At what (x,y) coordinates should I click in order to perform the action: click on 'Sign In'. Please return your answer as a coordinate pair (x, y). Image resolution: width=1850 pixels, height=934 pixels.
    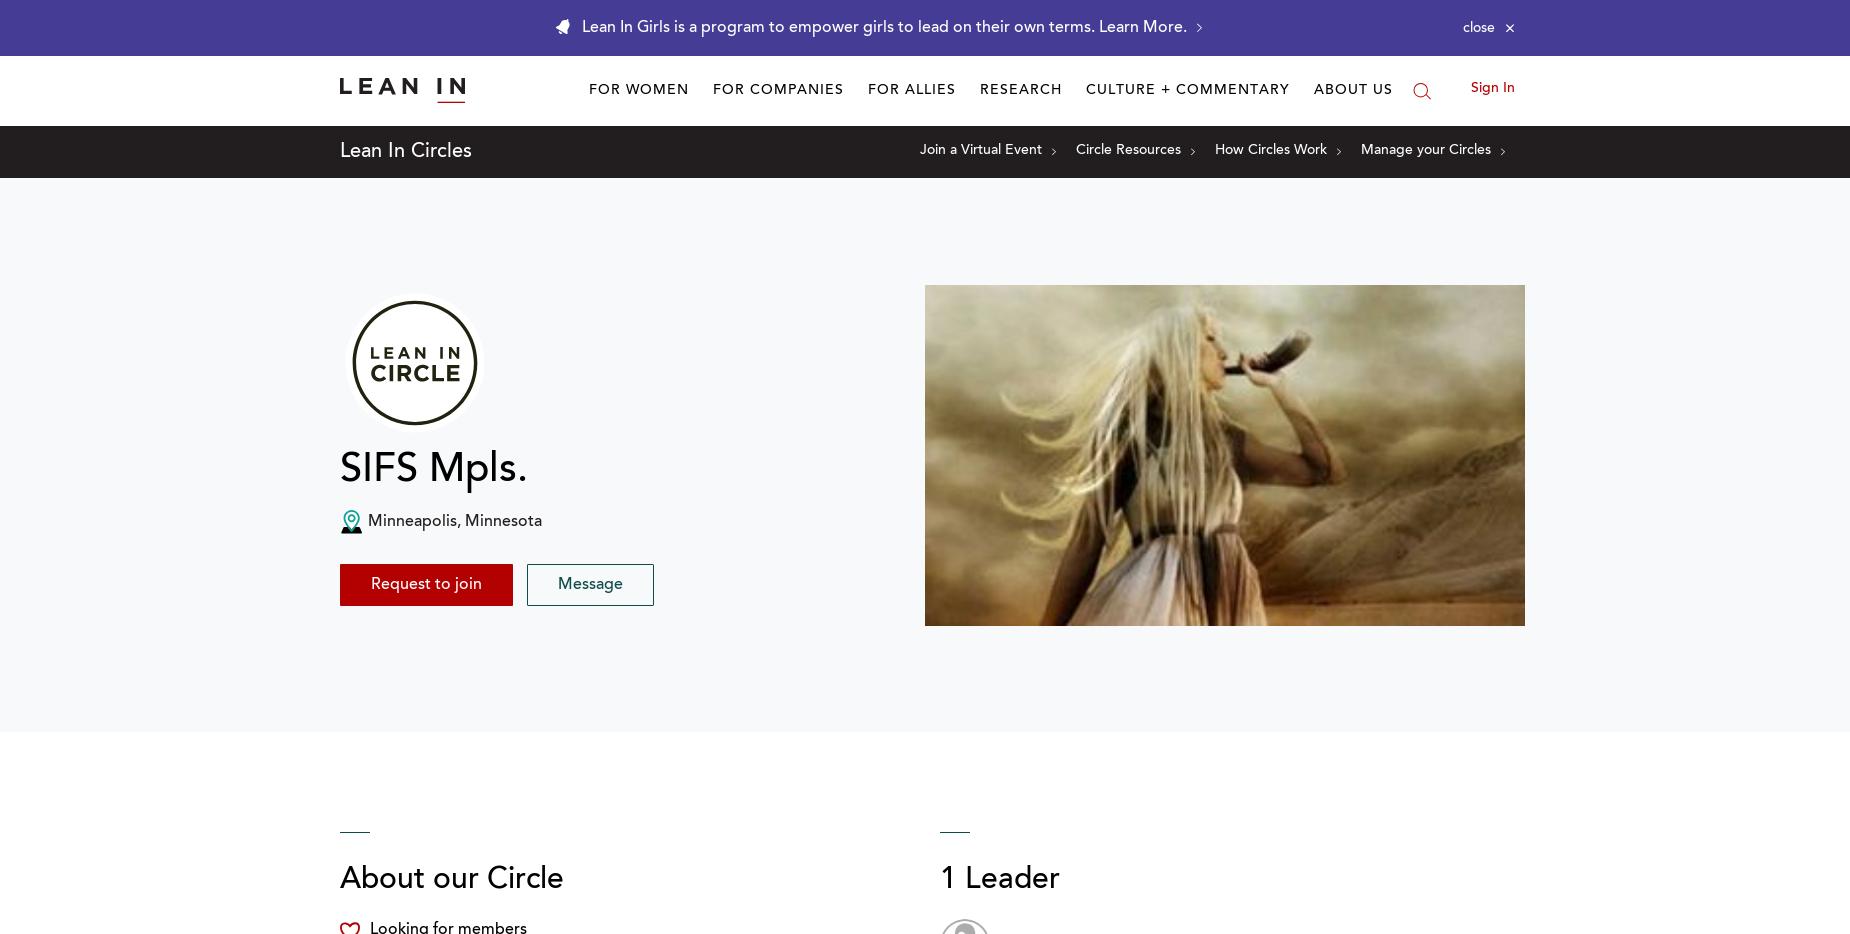
    Looking at the image, I should click on (1492, 89).